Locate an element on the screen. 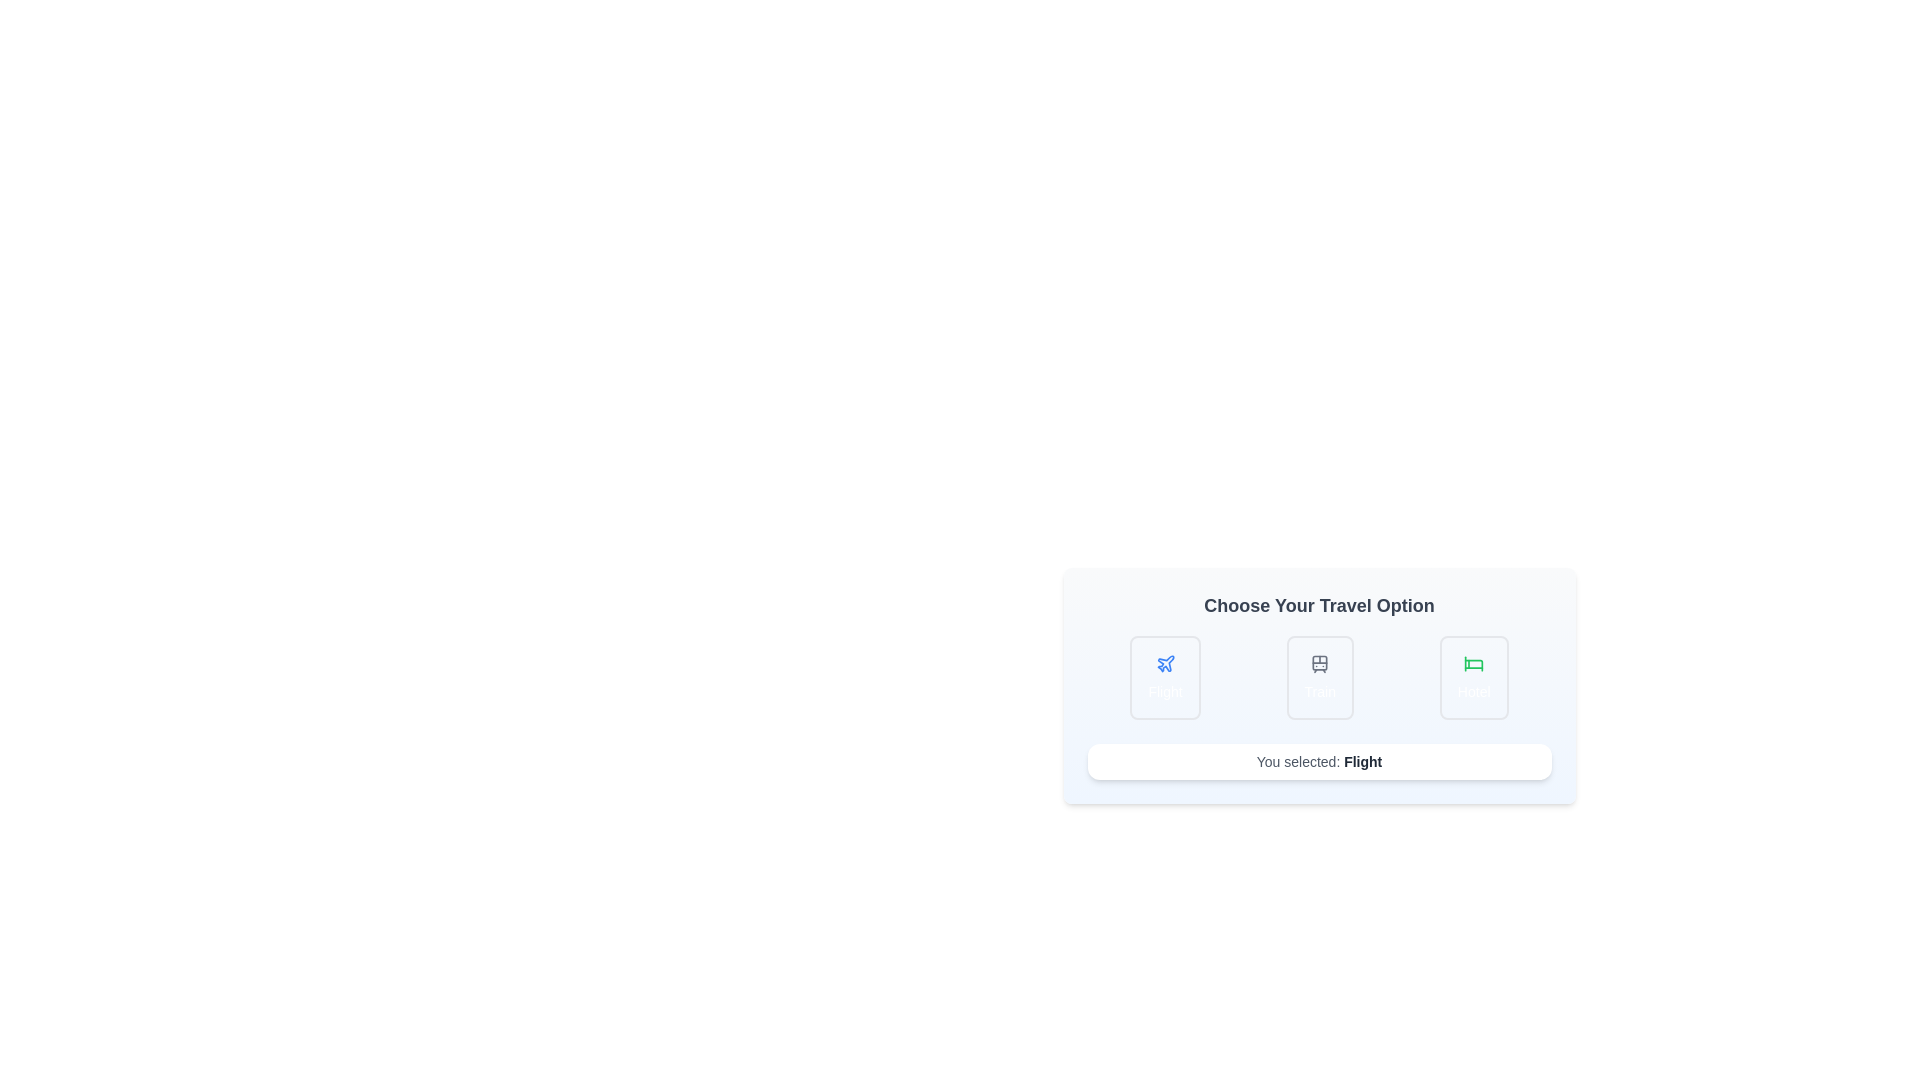 The height and width of the screenshot is (1080, 1920). the 'Train' button is located at coordinates (1320, 677).